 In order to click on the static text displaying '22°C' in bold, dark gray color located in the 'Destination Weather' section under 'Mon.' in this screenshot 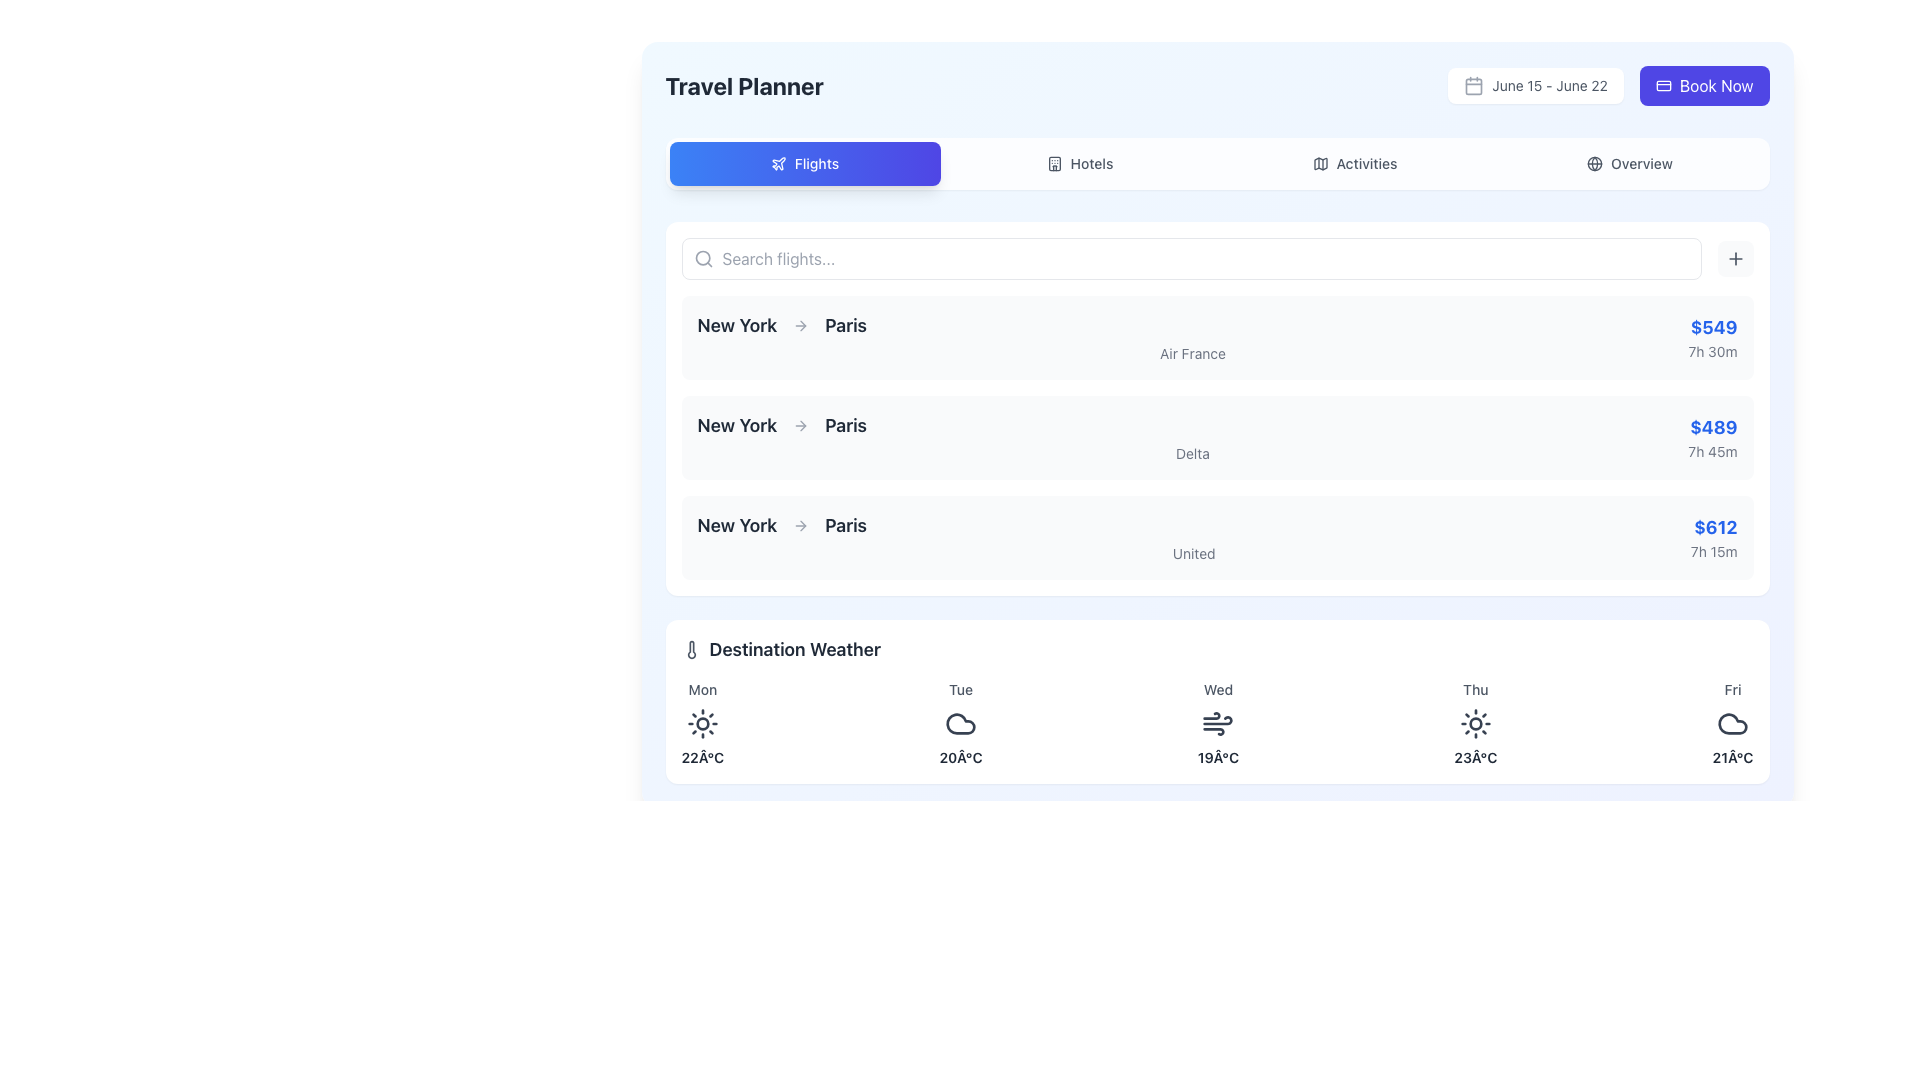, I will do `click(702, 758)`.